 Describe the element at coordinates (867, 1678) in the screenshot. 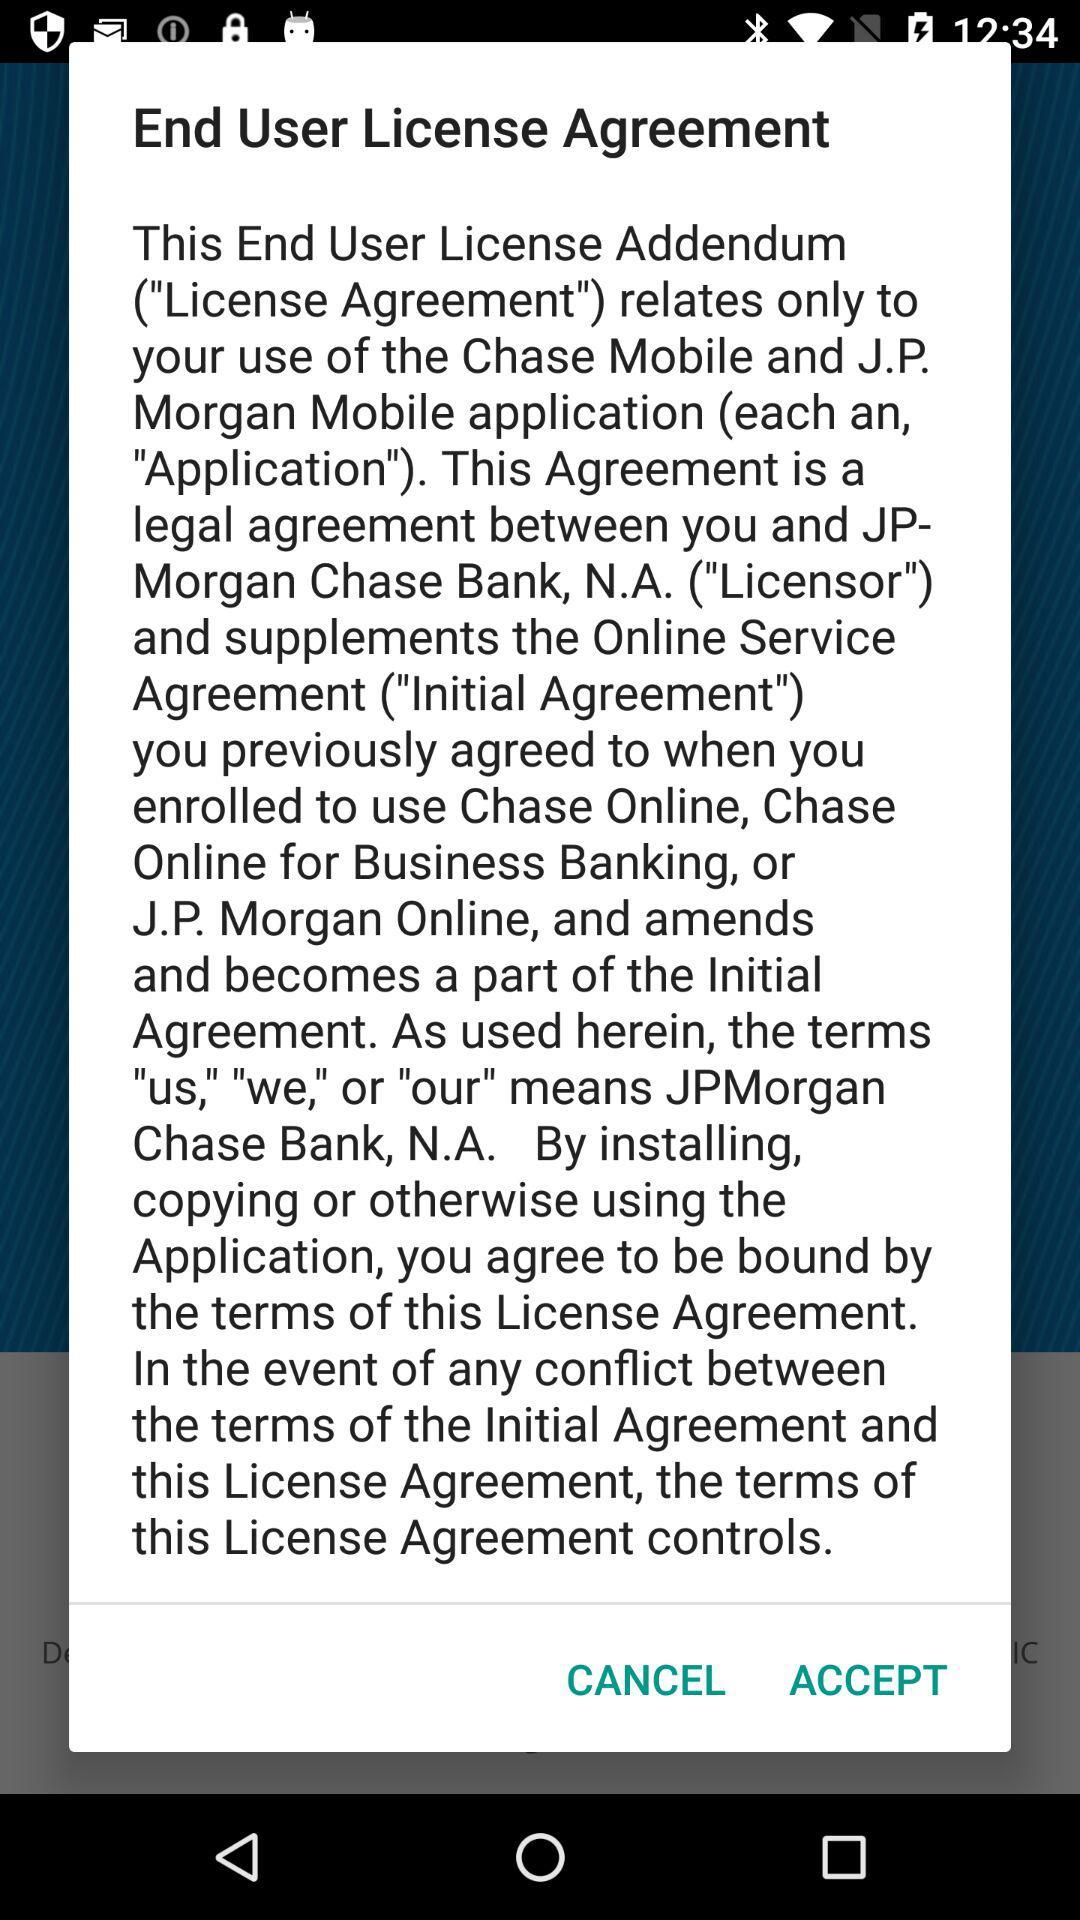

I see `accept icon` at that location.